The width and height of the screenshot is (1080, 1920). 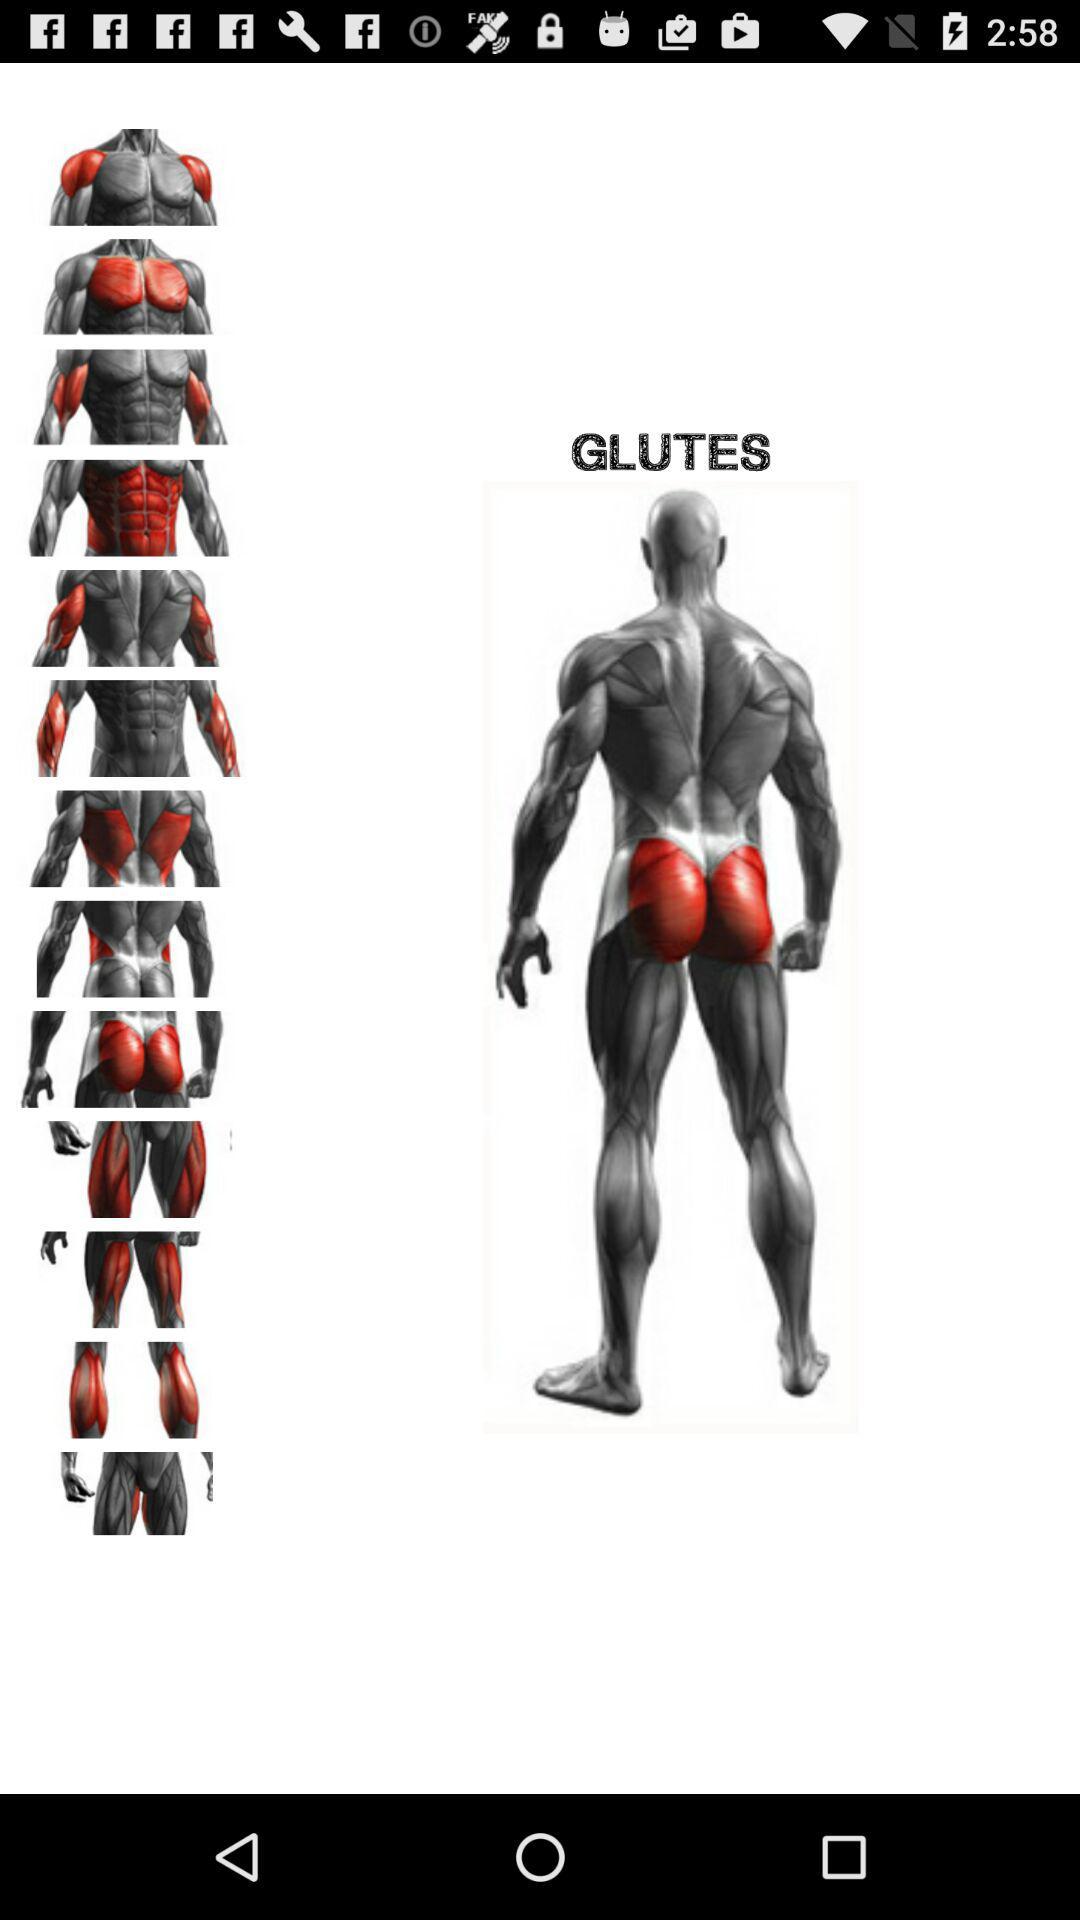 I want to click on this button will let you look at the leg muscles affected, so click(x=131, y=1162).